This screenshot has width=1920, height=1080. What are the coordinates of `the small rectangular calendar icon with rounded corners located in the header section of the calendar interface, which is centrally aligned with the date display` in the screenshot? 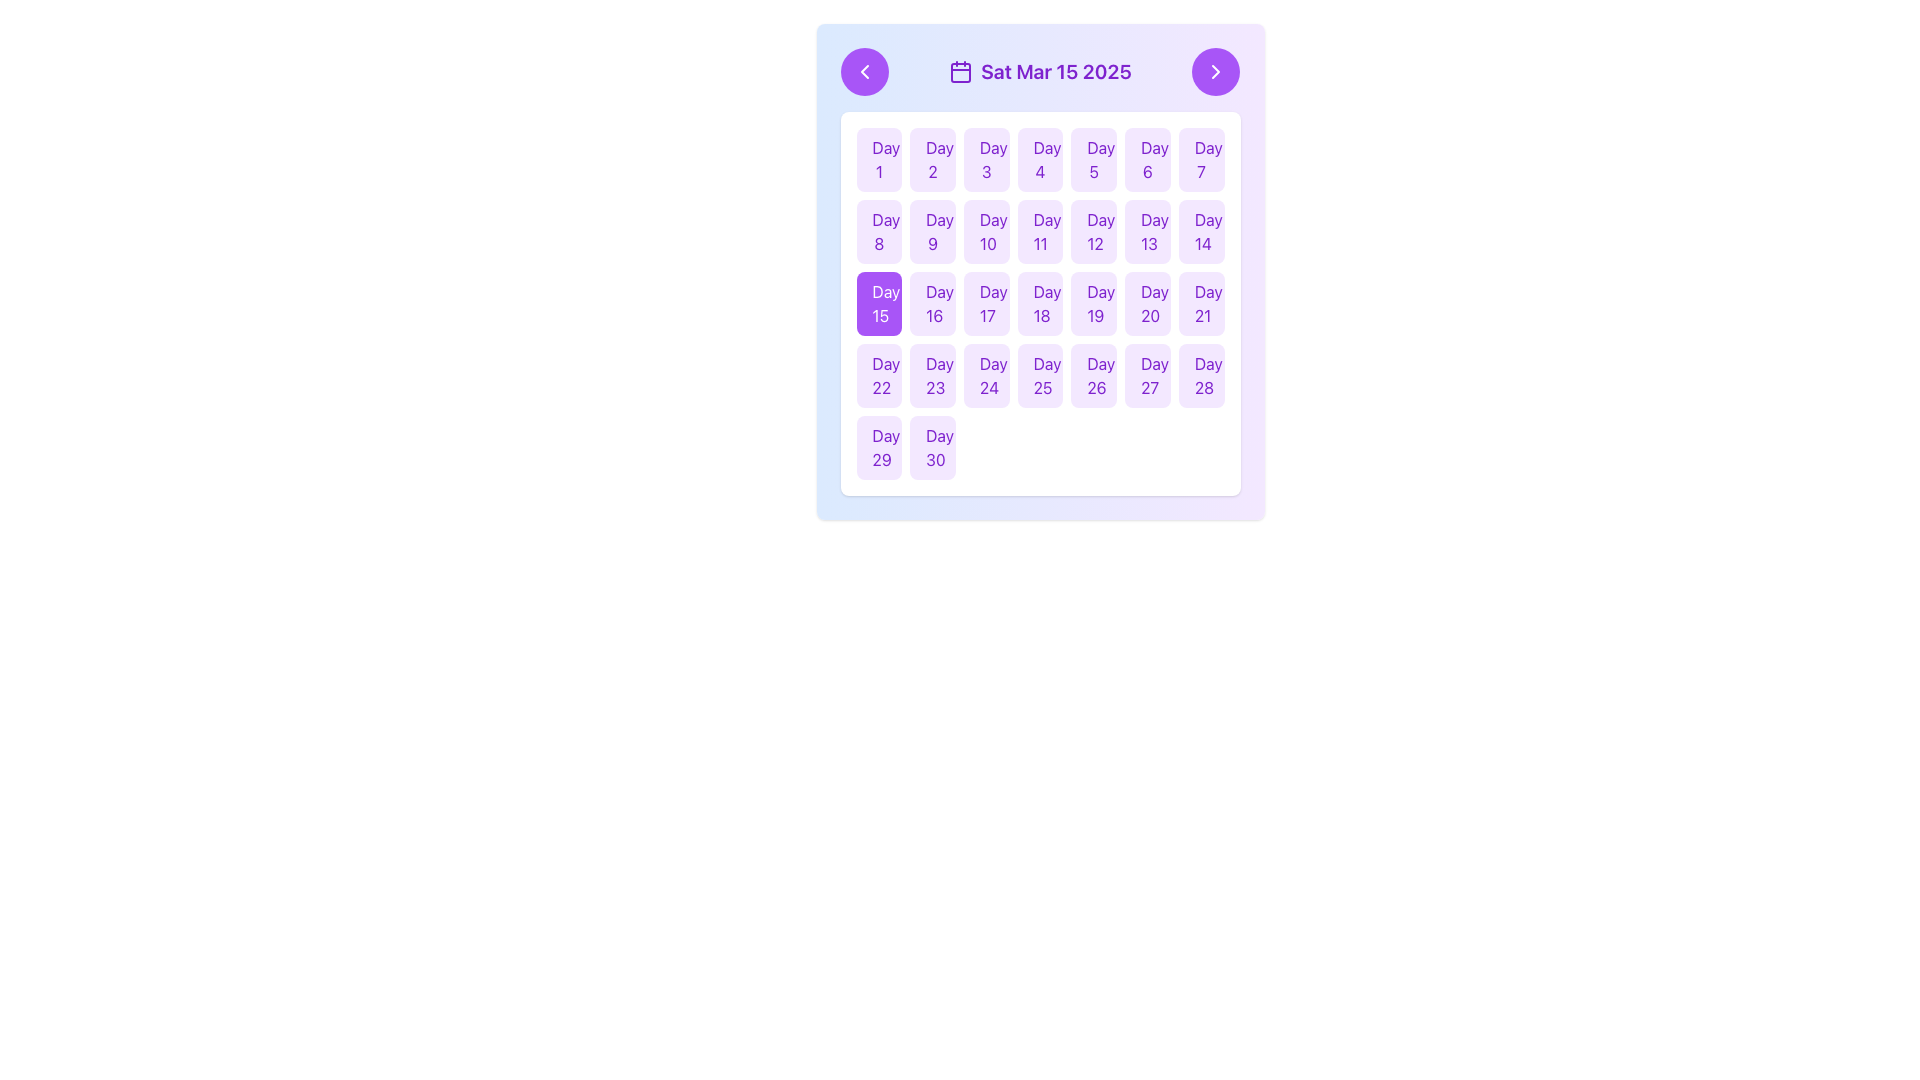 It's located at (961, 72).